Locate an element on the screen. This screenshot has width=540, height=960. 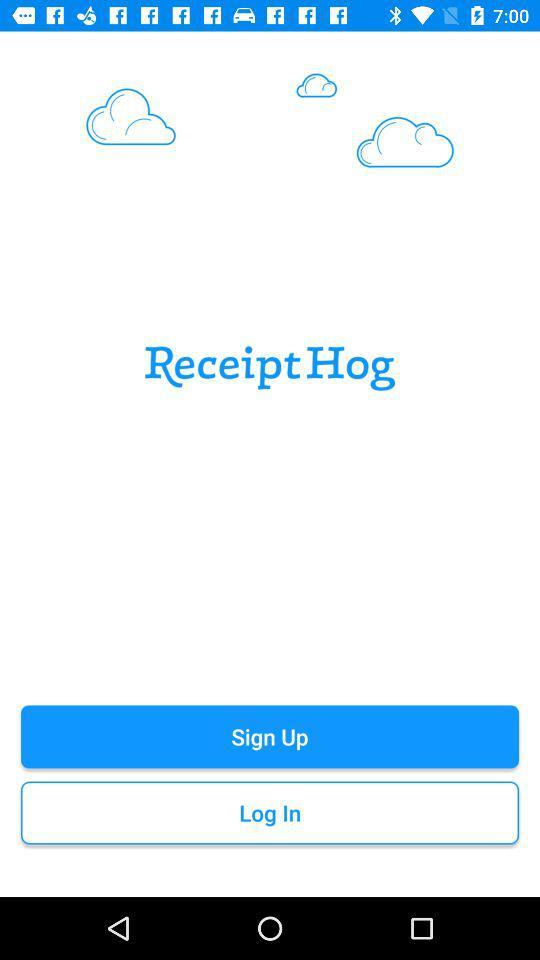
item below sign up is located at coordinates (270, 813).